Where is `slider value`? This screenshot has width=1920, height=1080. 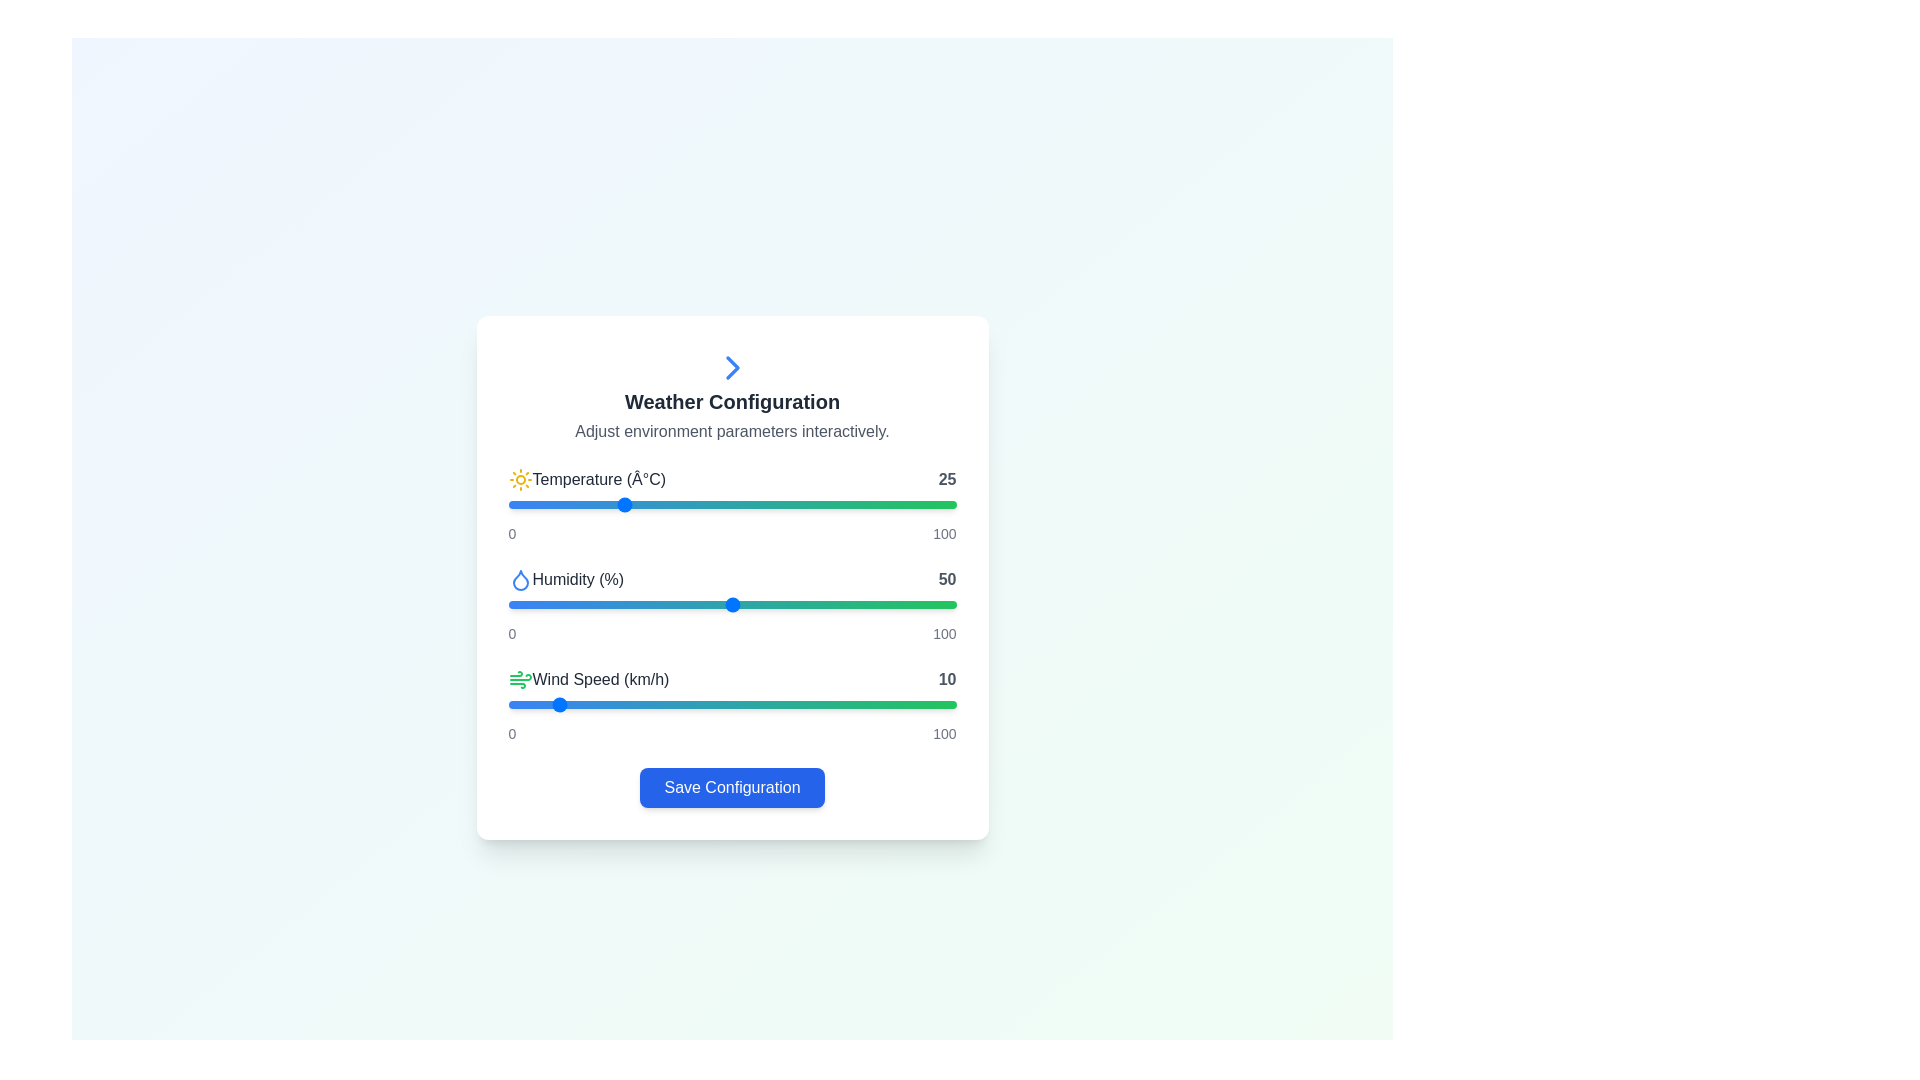
slider value is located at coordinates (669, 504).